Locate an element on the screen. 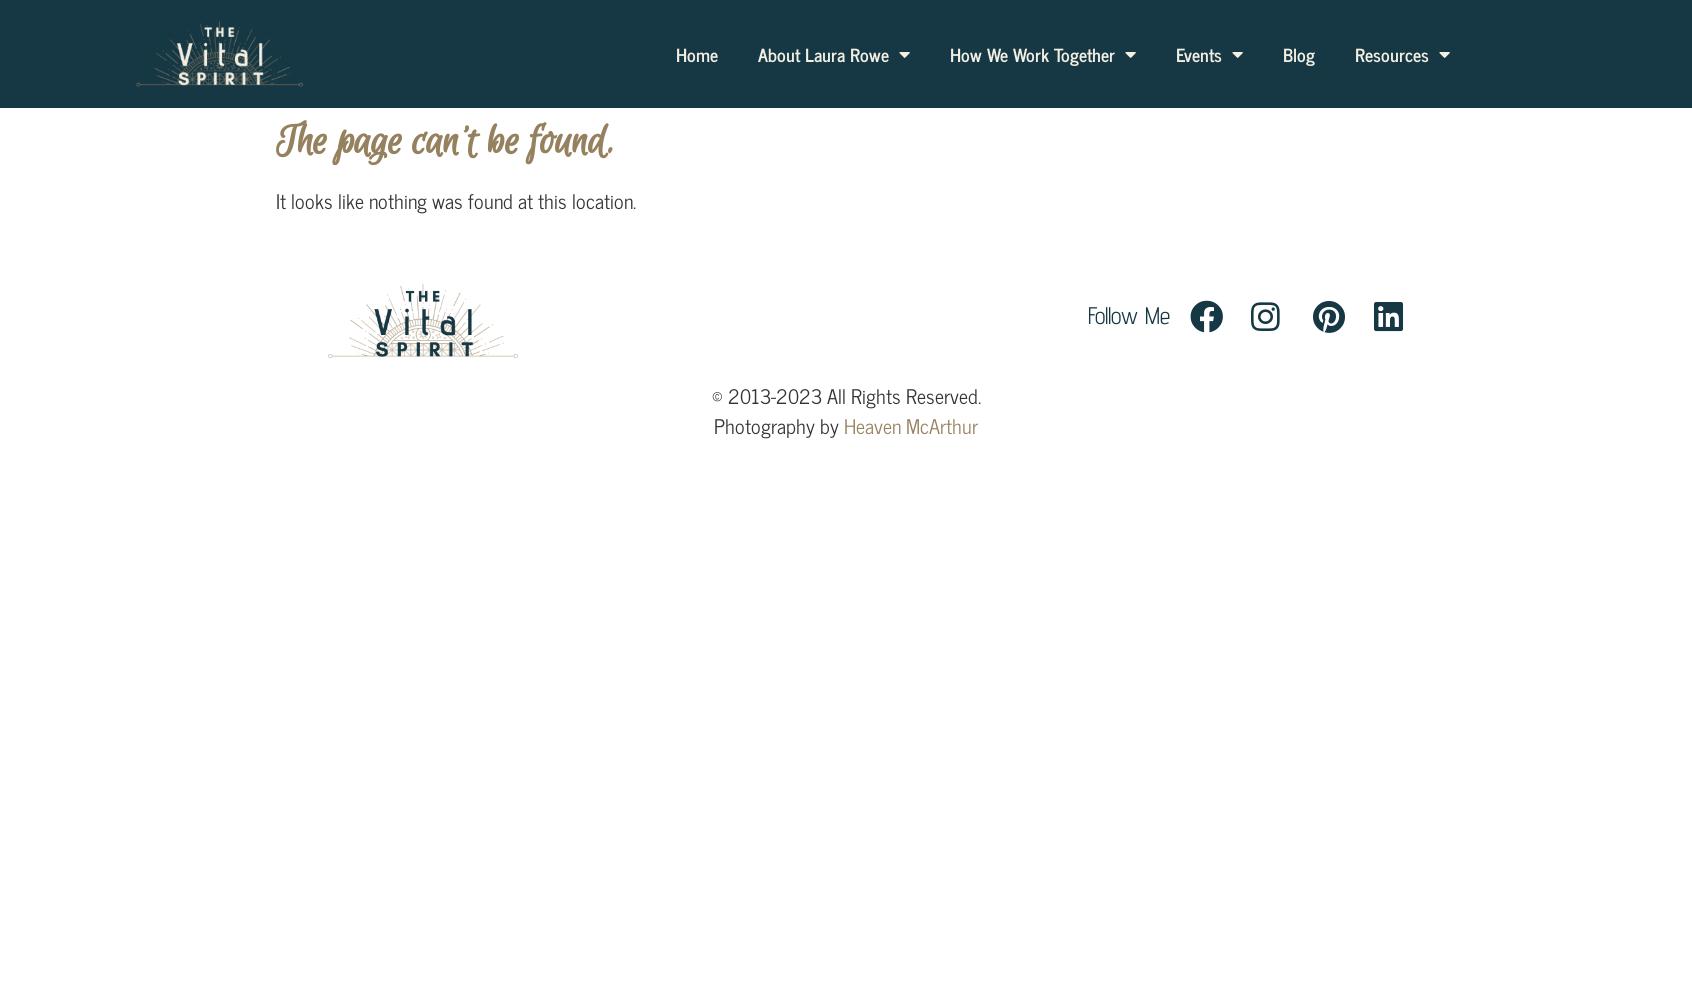 This screenshot has width=1692, height=1000. '© 2013-2023 All Rights Reserved.' is located at coordinates (845, 395).